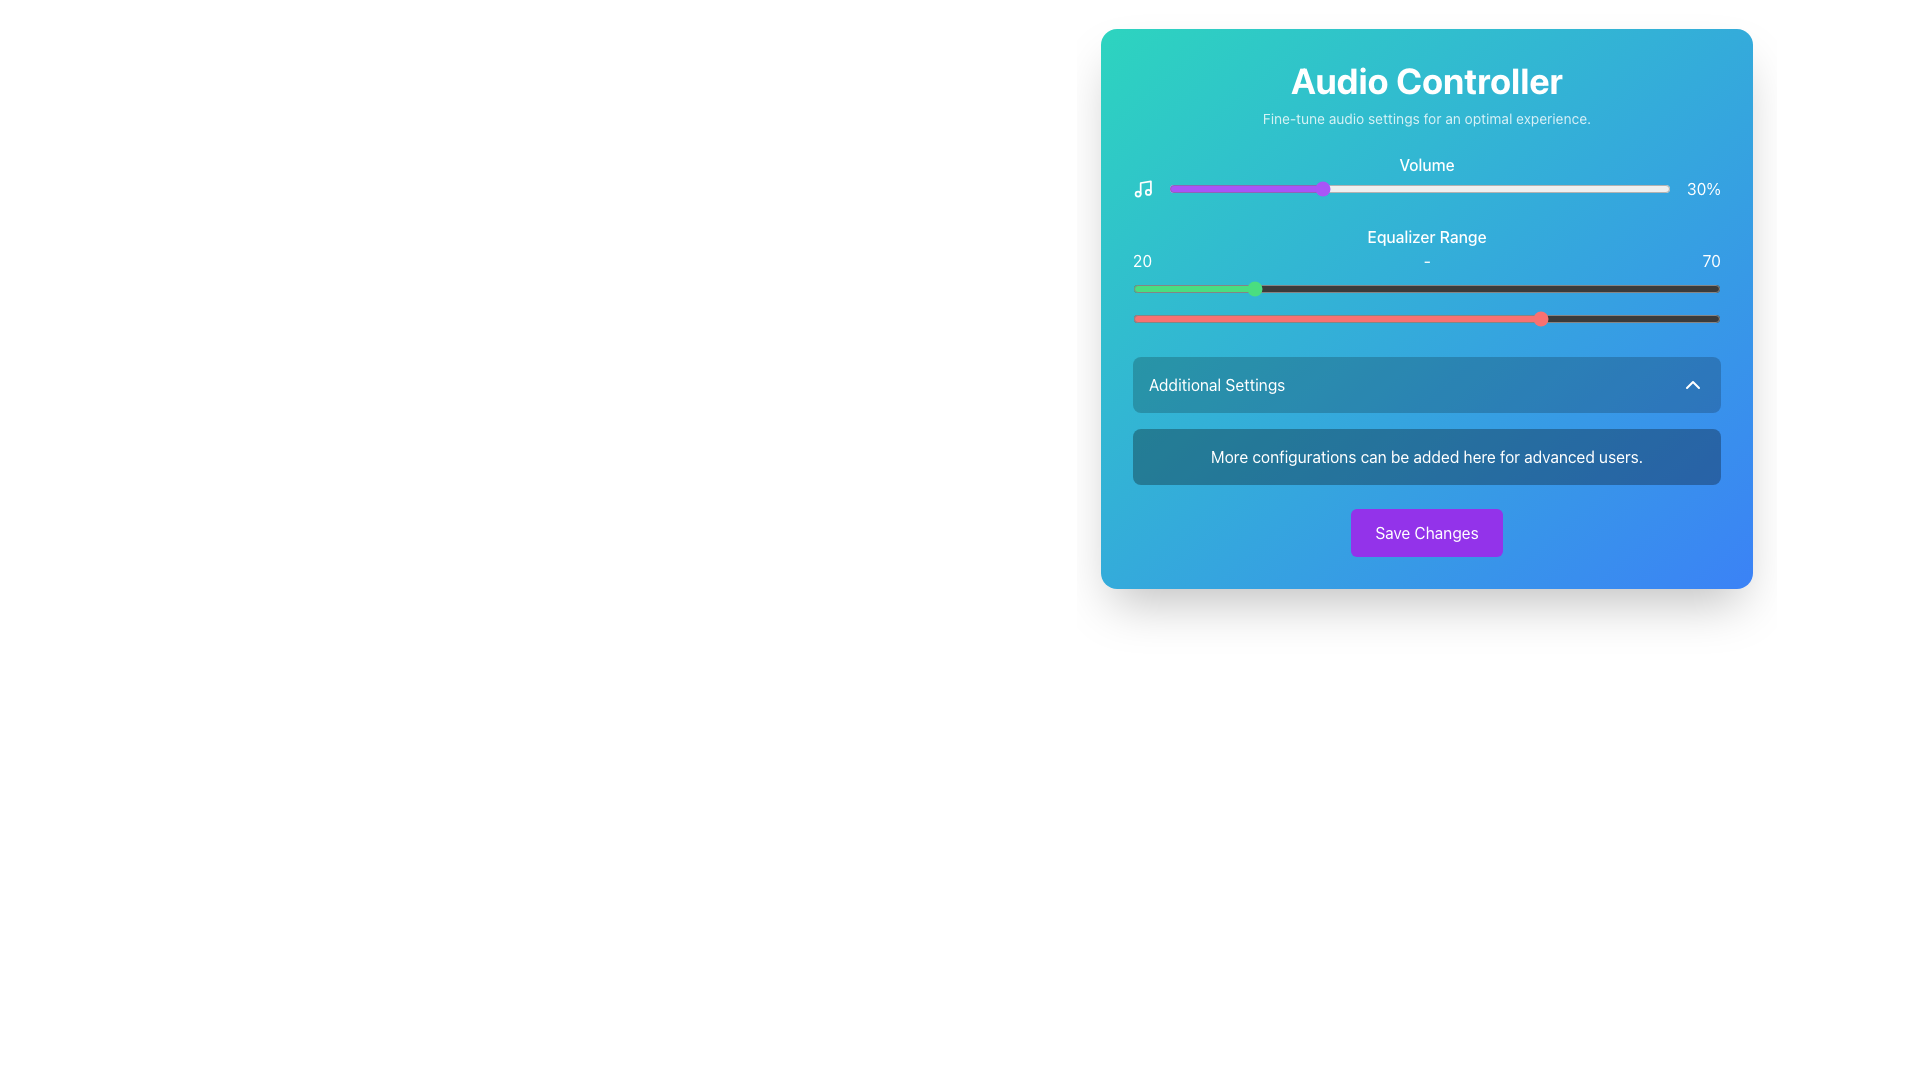 The width and height of the screenshot is (1920, 1080). I want to click on the equalizer range, so click(1674, 318).